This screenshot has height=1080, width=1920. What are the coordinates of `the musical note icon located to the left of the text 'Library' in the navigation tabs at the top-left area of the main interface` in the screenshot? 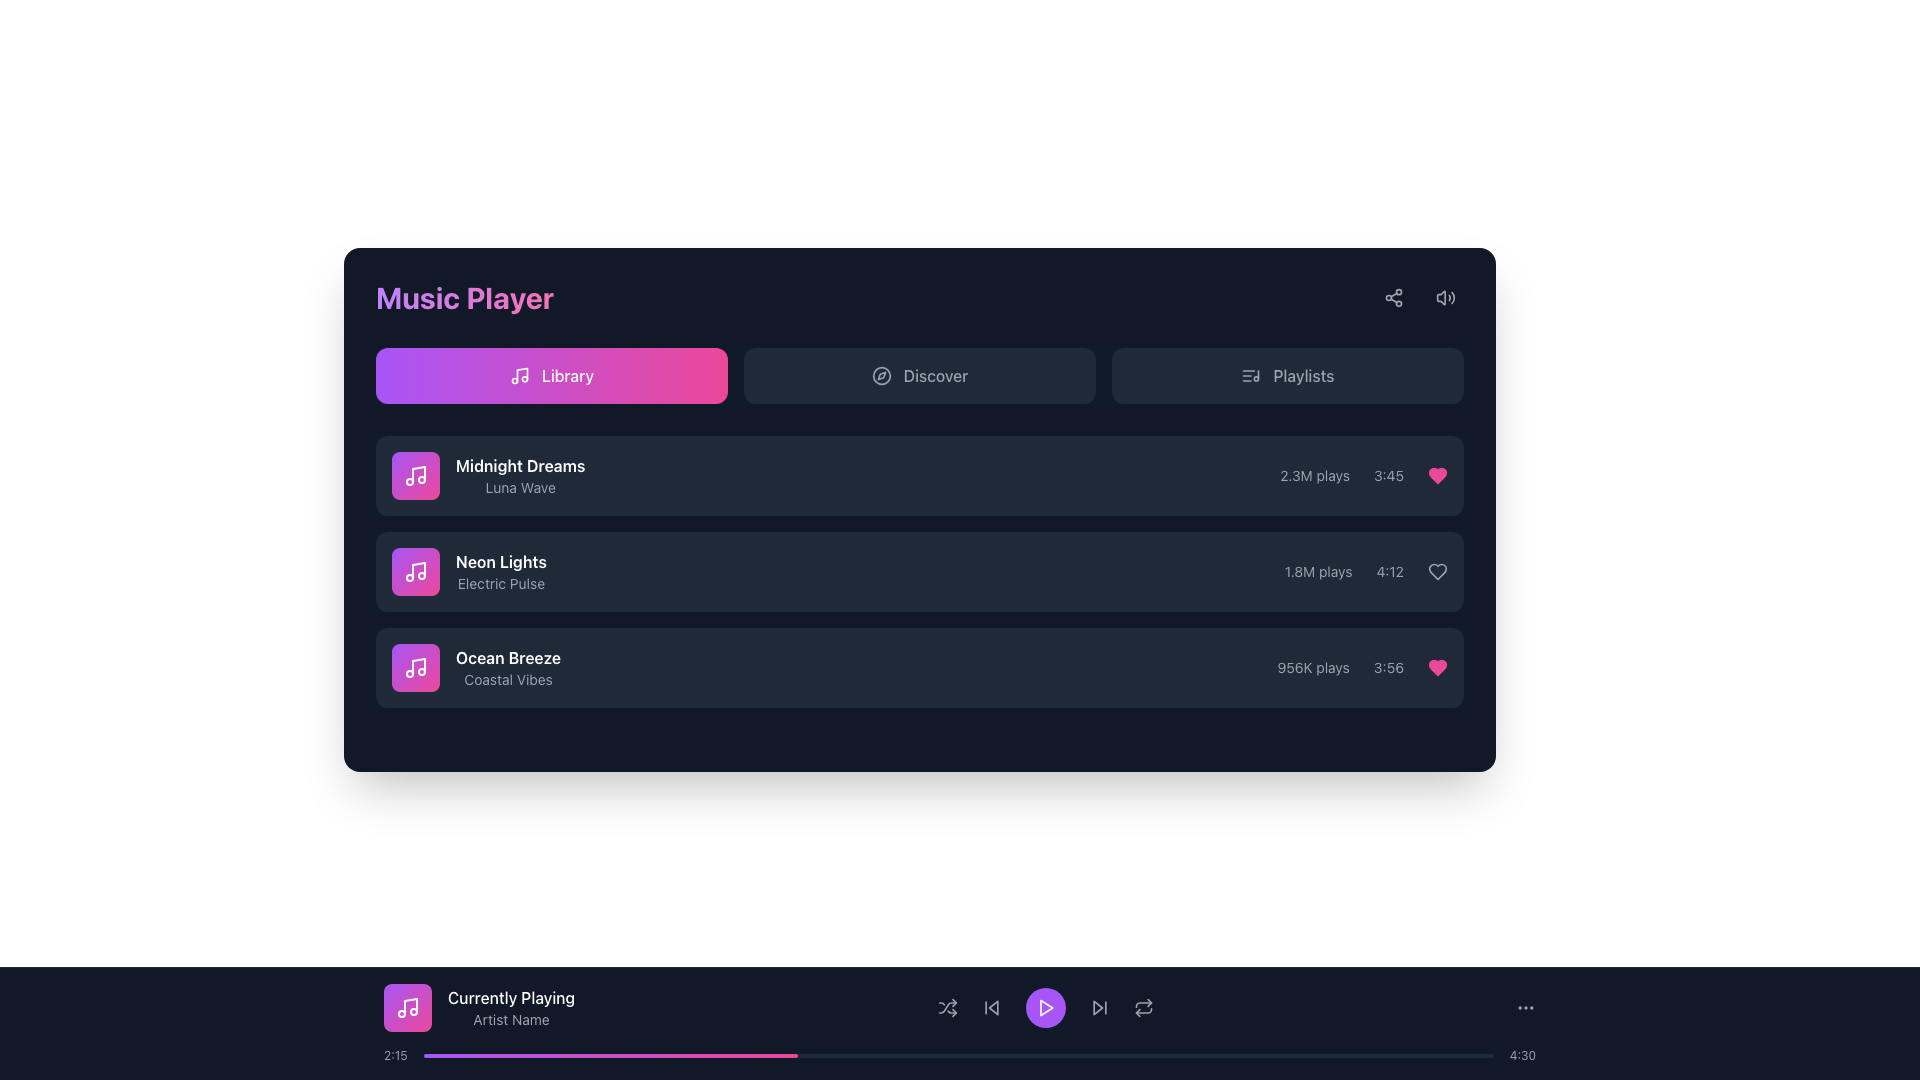 It's located at (519, 375).